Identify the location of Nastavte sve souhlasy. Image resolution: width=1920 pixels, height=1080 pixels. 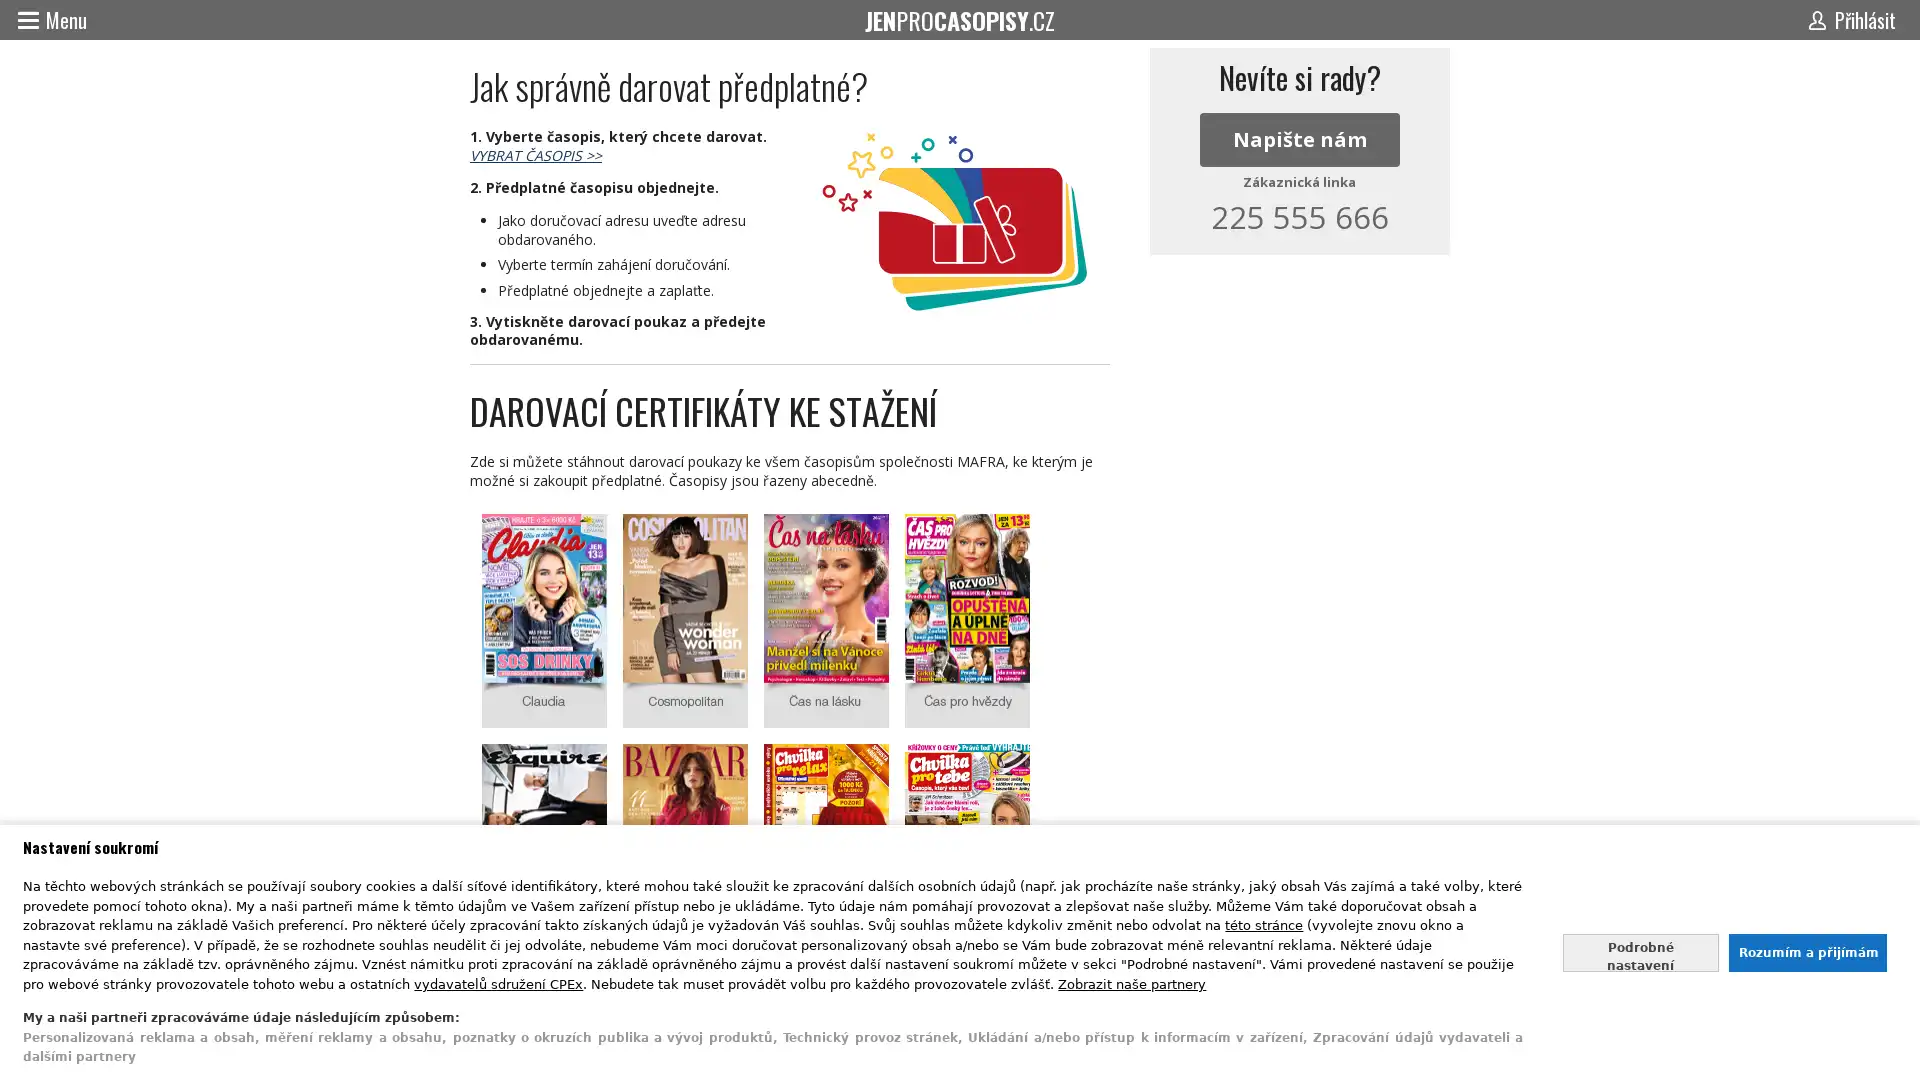
(1640, 951).